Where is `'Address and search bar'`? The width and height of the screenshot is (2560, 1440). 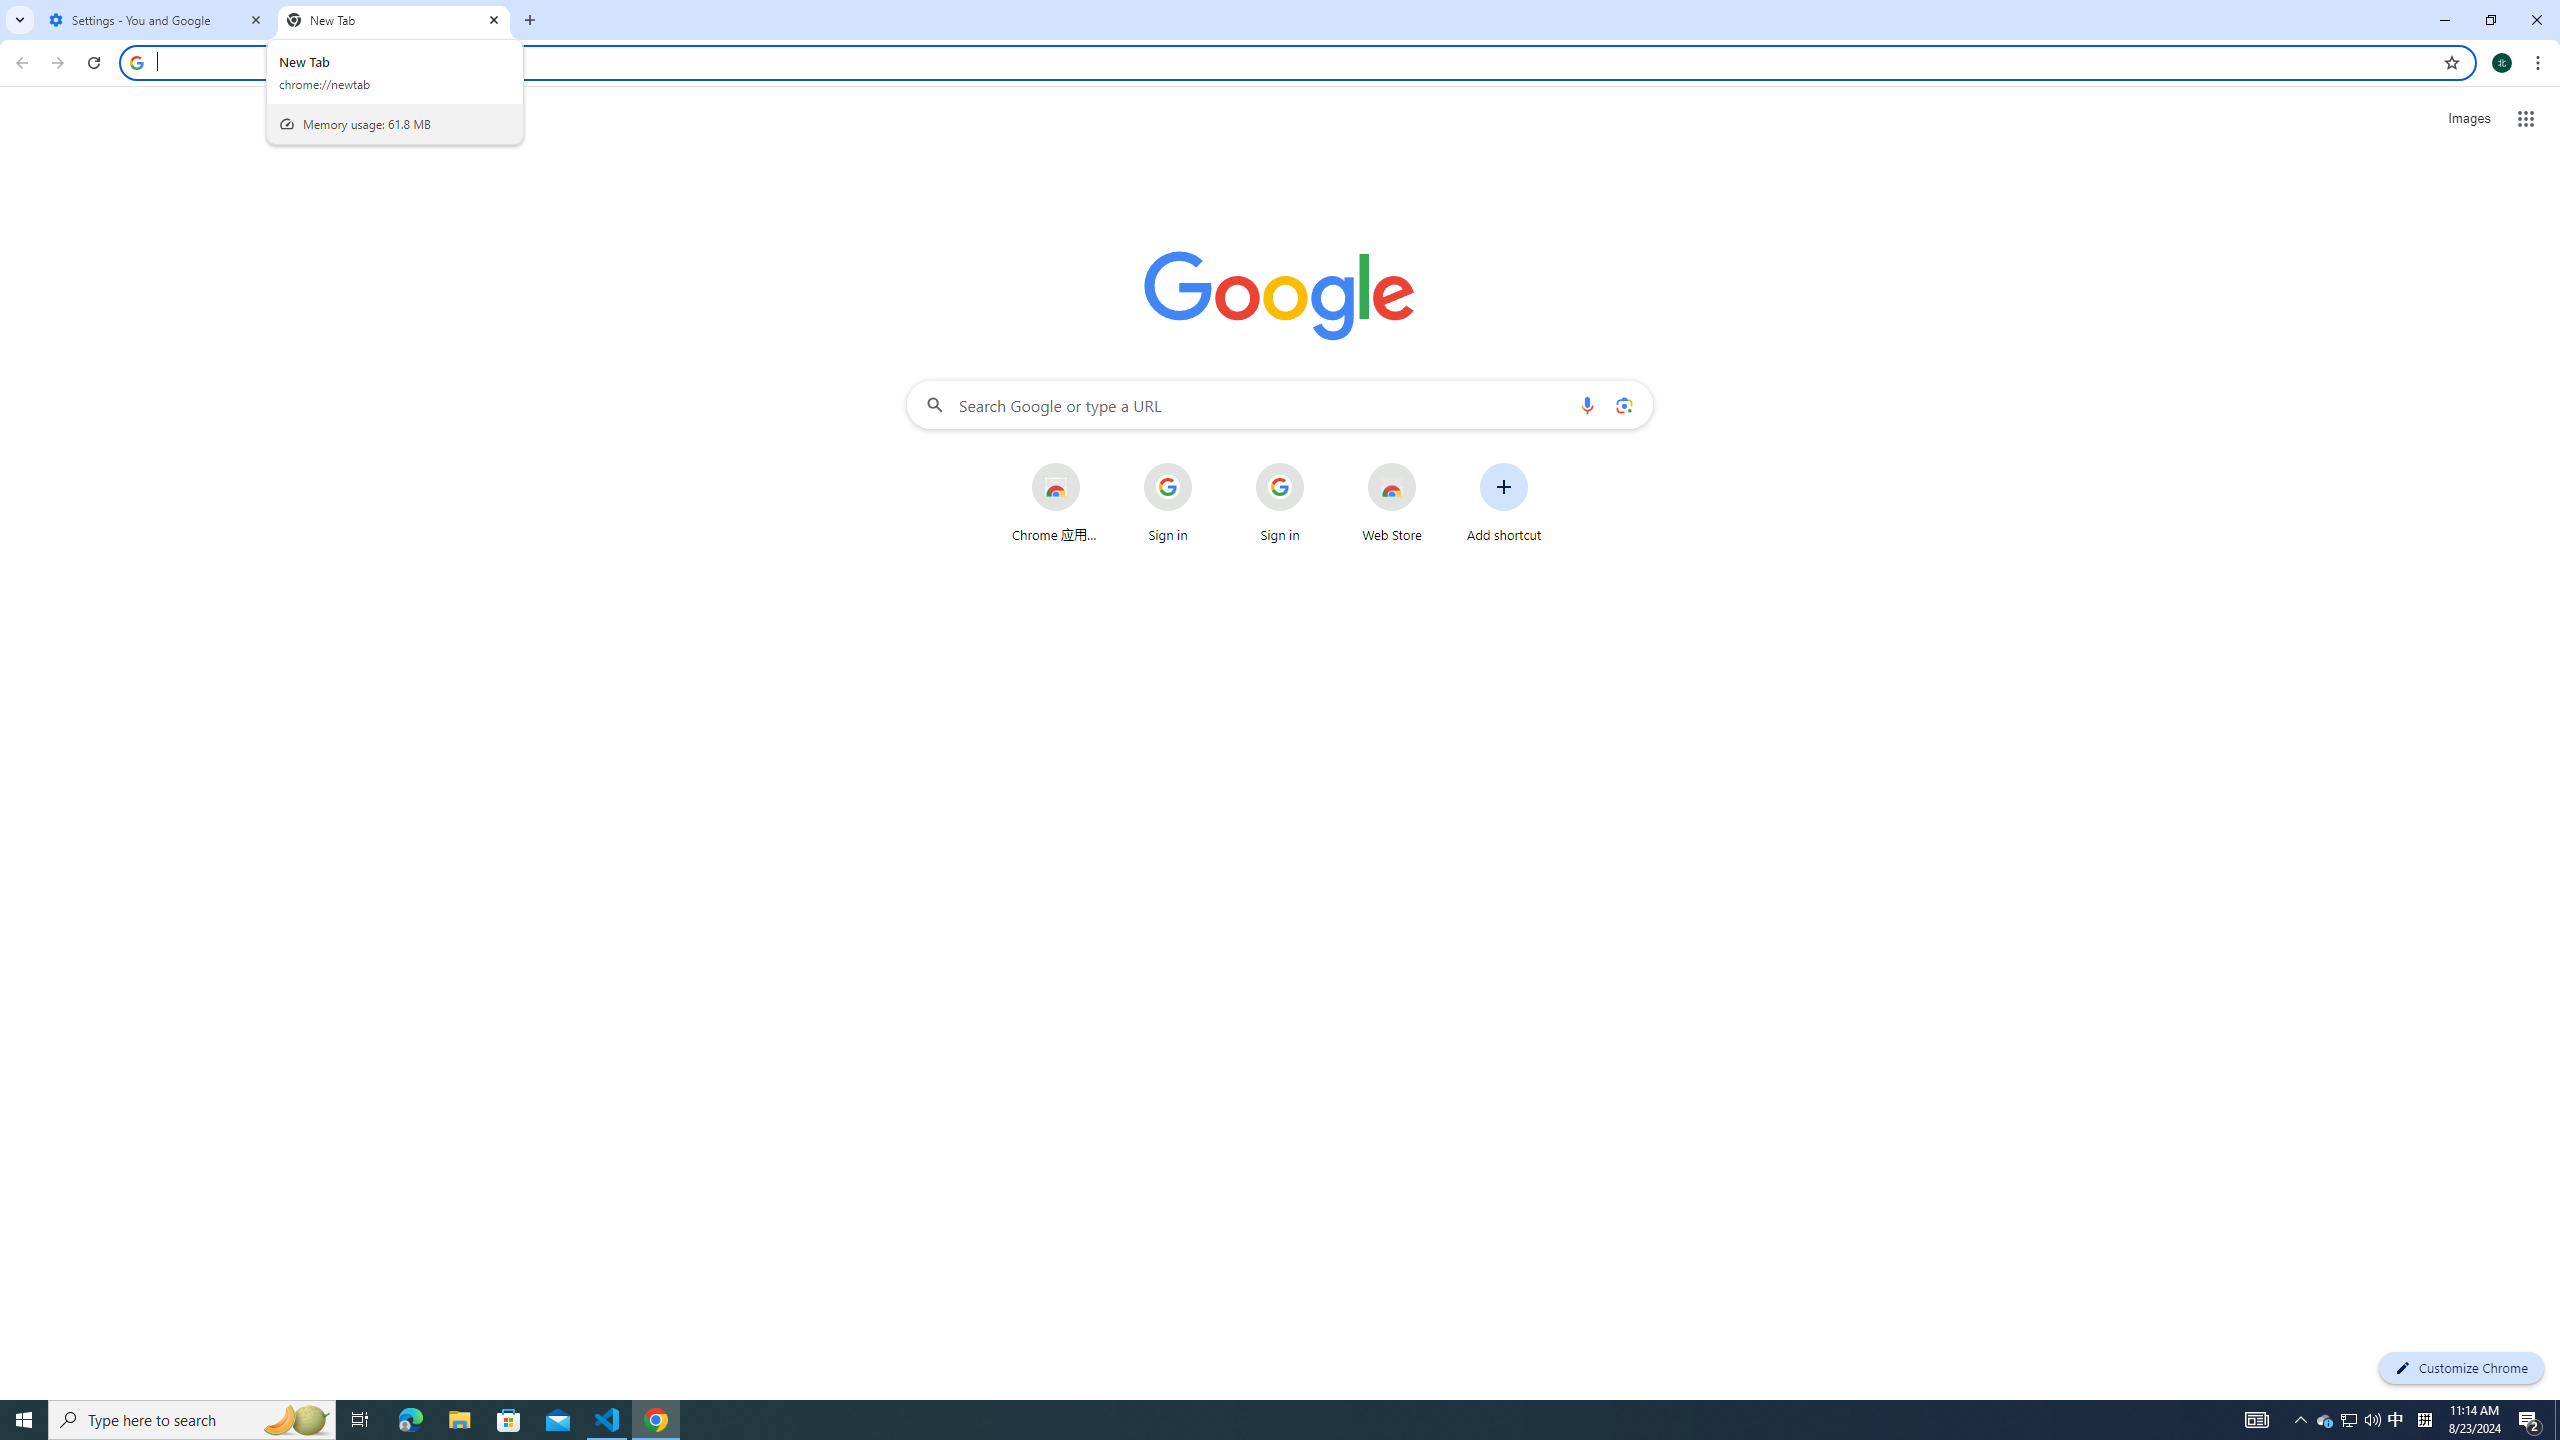 'Address and search bar' is located at coordinates (1293, 61).